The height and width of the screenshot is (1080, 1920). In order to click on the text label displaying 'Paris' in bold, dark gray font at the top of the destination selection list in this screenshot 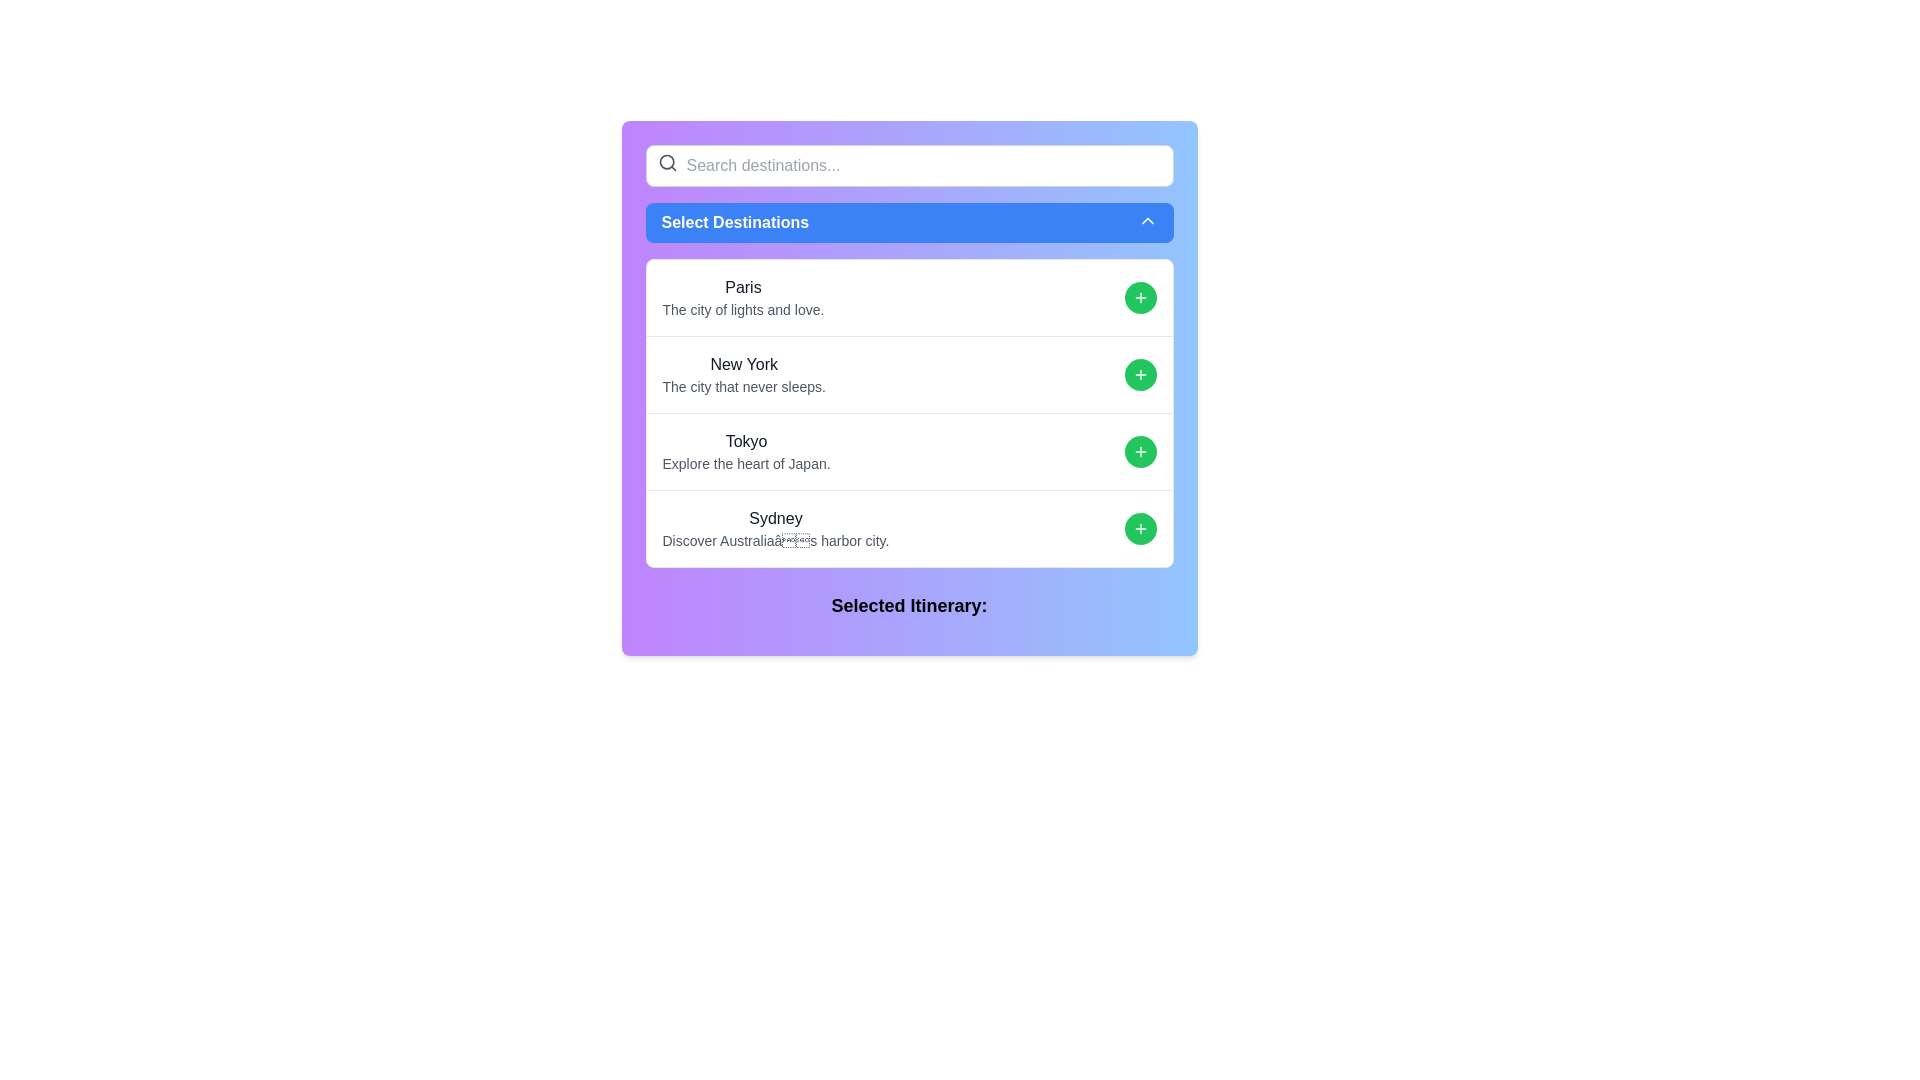, I will do `click(742, 288)`.